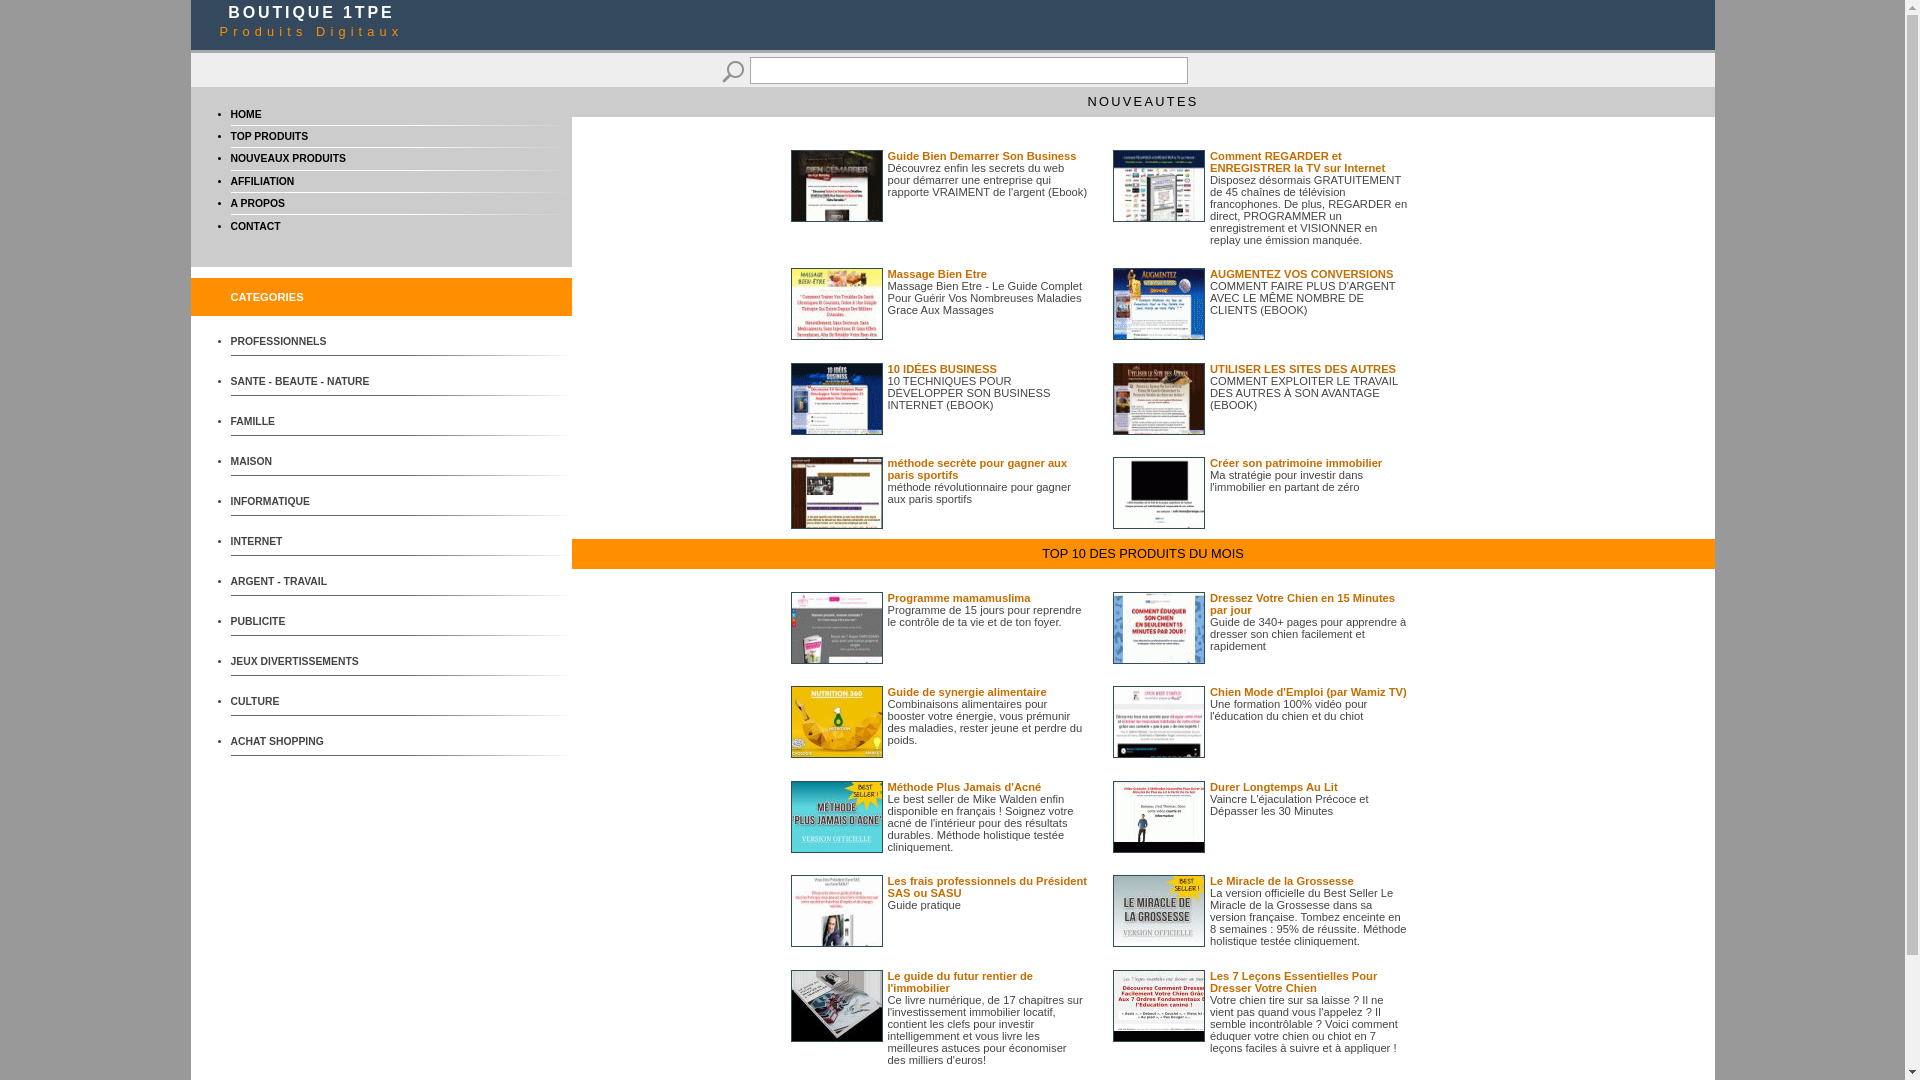 This screenshot has width=1920, height=1080. Describe the element at coordinates (1272, 785) in the screenshot. I see `'Durer Longtemps Au Lit'` at that location.